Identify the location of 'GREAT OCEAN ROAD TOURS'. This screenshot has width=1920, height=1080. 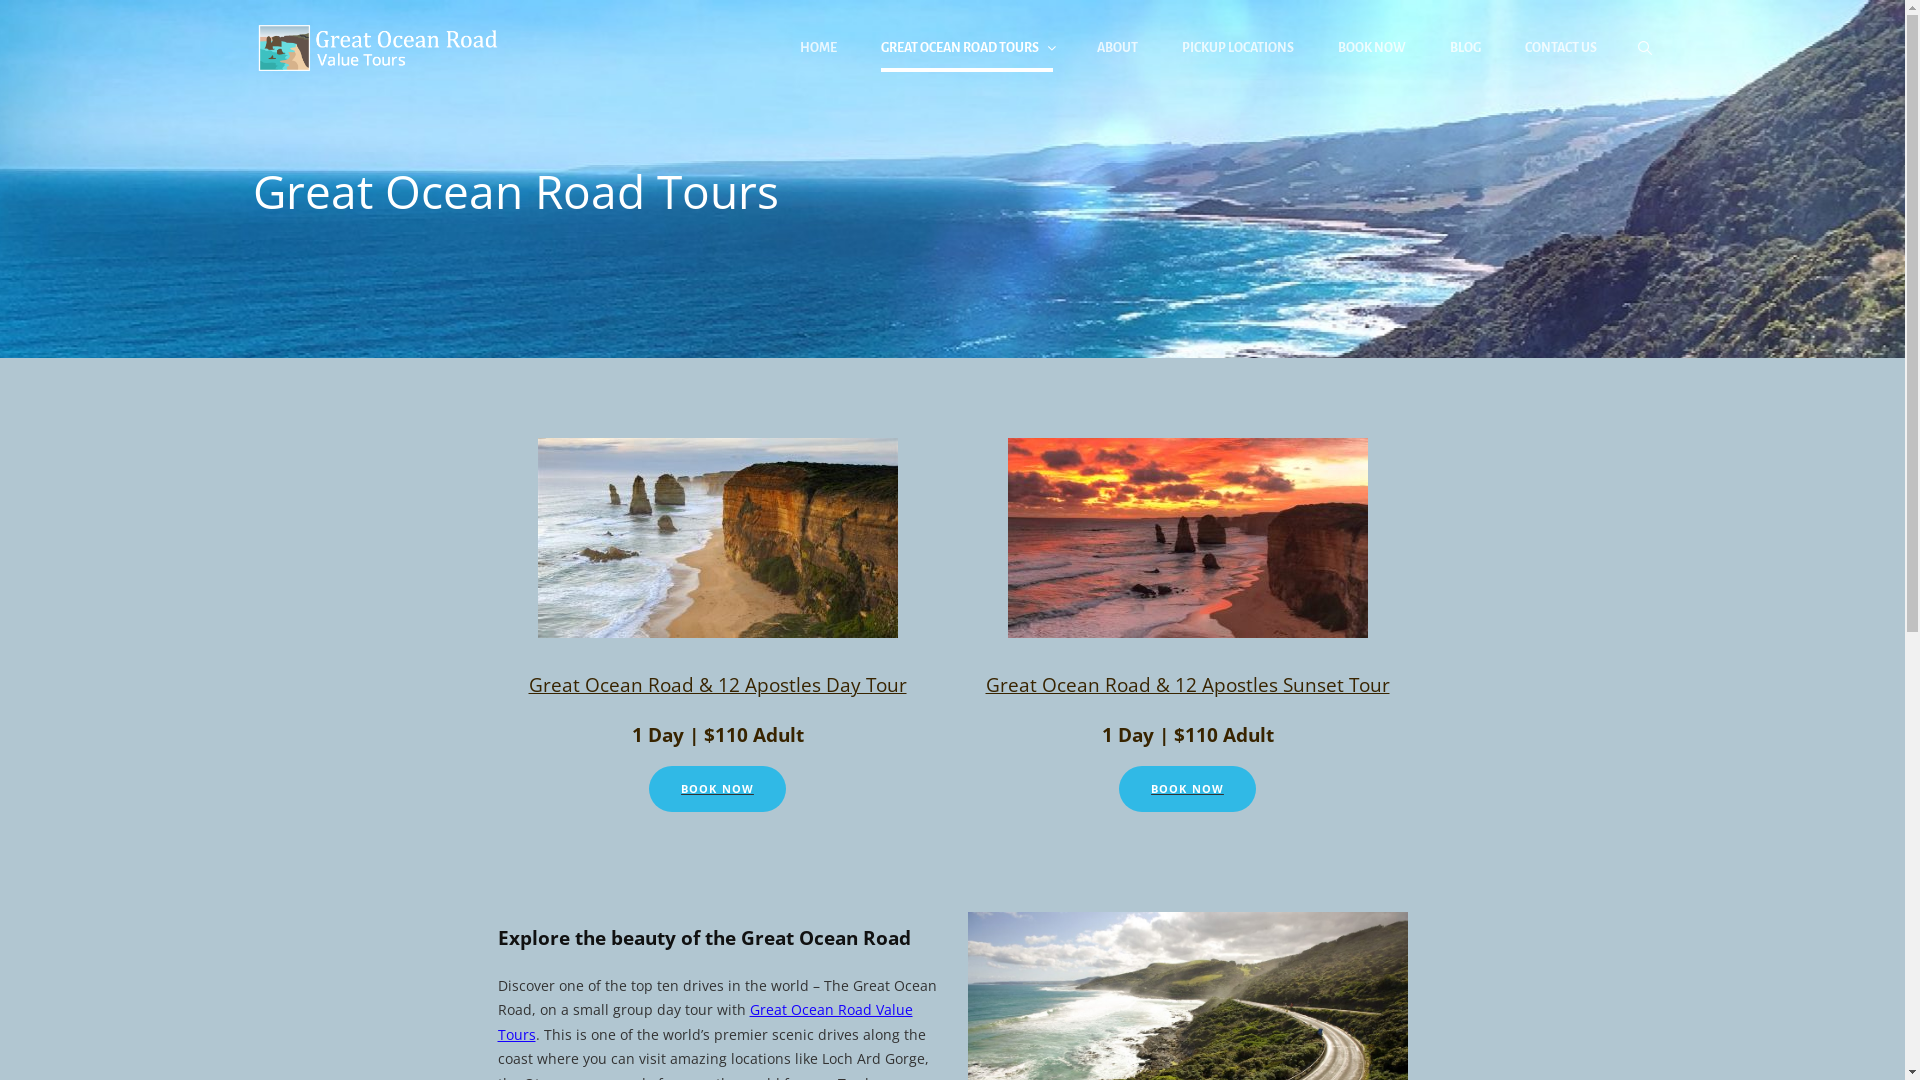
(965, 46).